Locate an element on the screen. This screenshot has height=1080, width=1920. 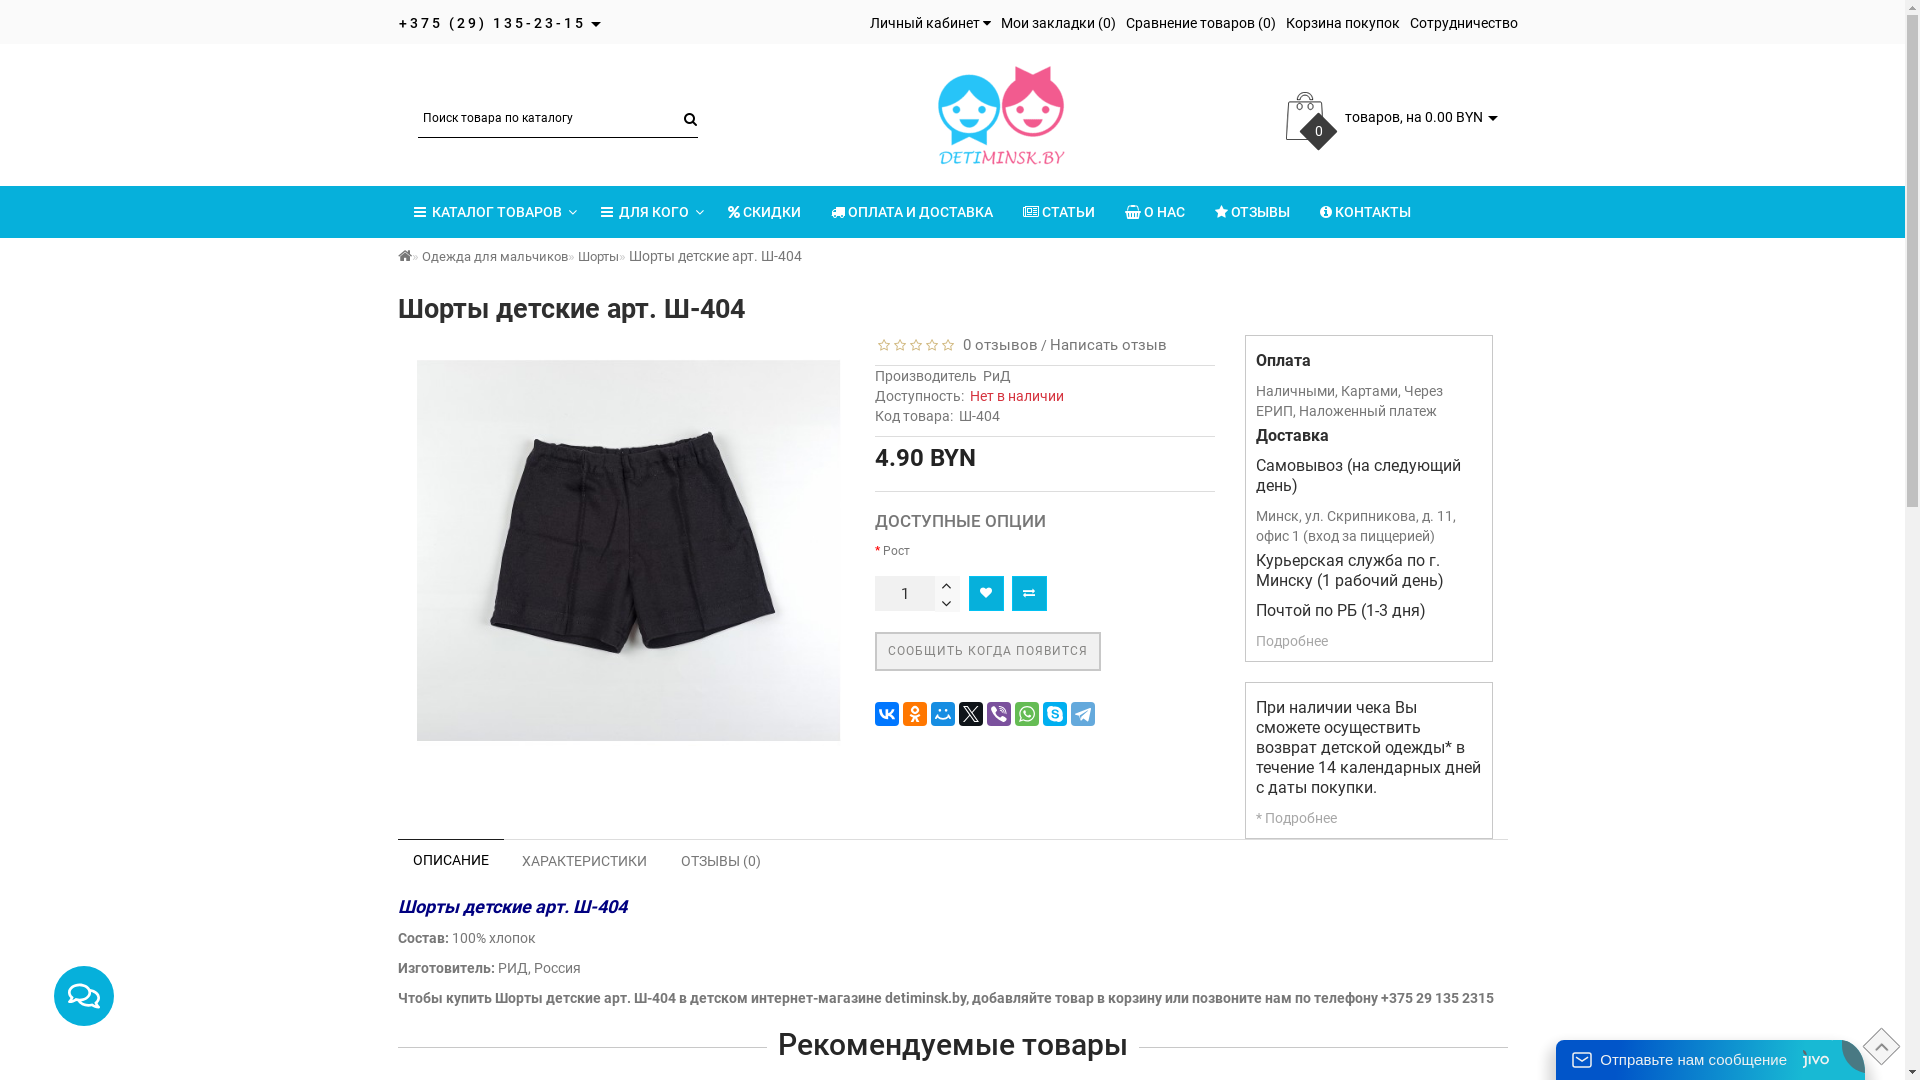
'cart' is located at coordinates (1305, 115).